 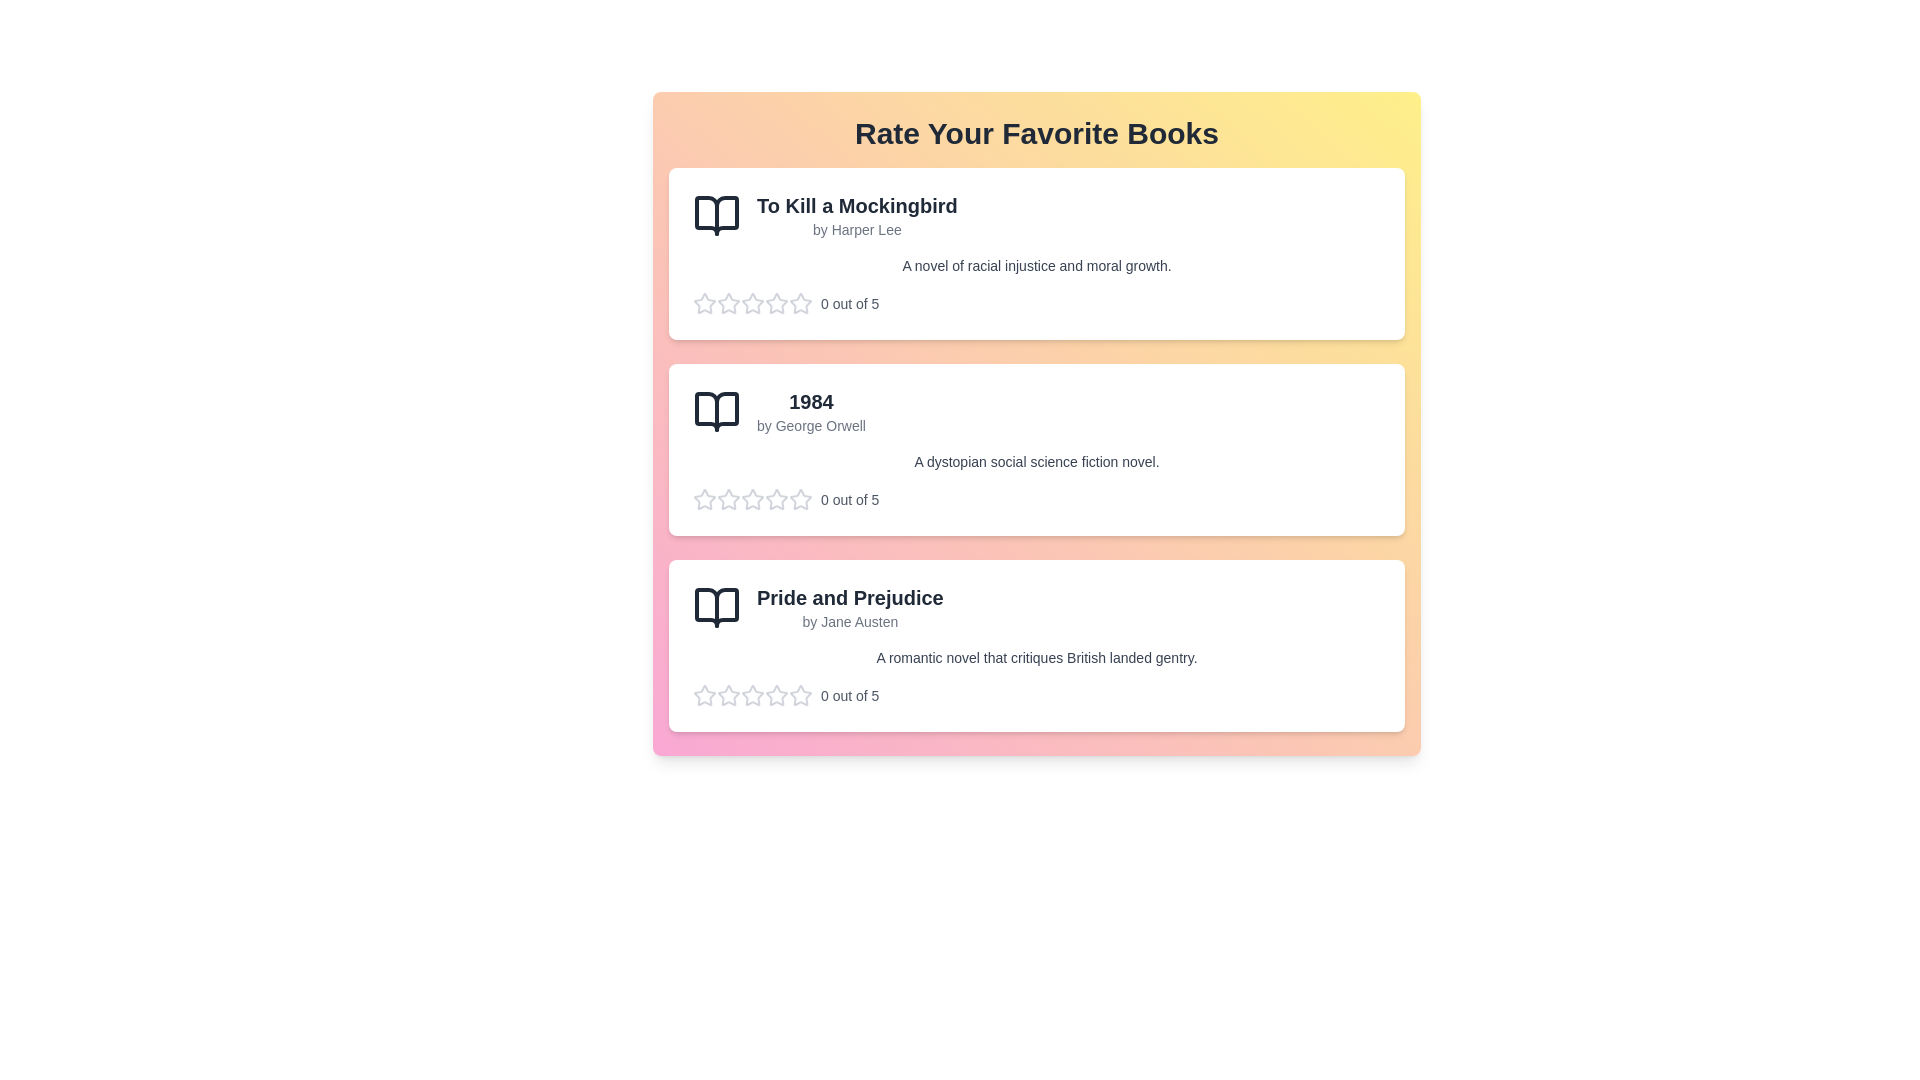 I want to click on the title text element displaying 'Pride and Prejudice', which is located on the third card in a vertical list, above the author text 'by Jane Austen', so click(x=850, y=596).